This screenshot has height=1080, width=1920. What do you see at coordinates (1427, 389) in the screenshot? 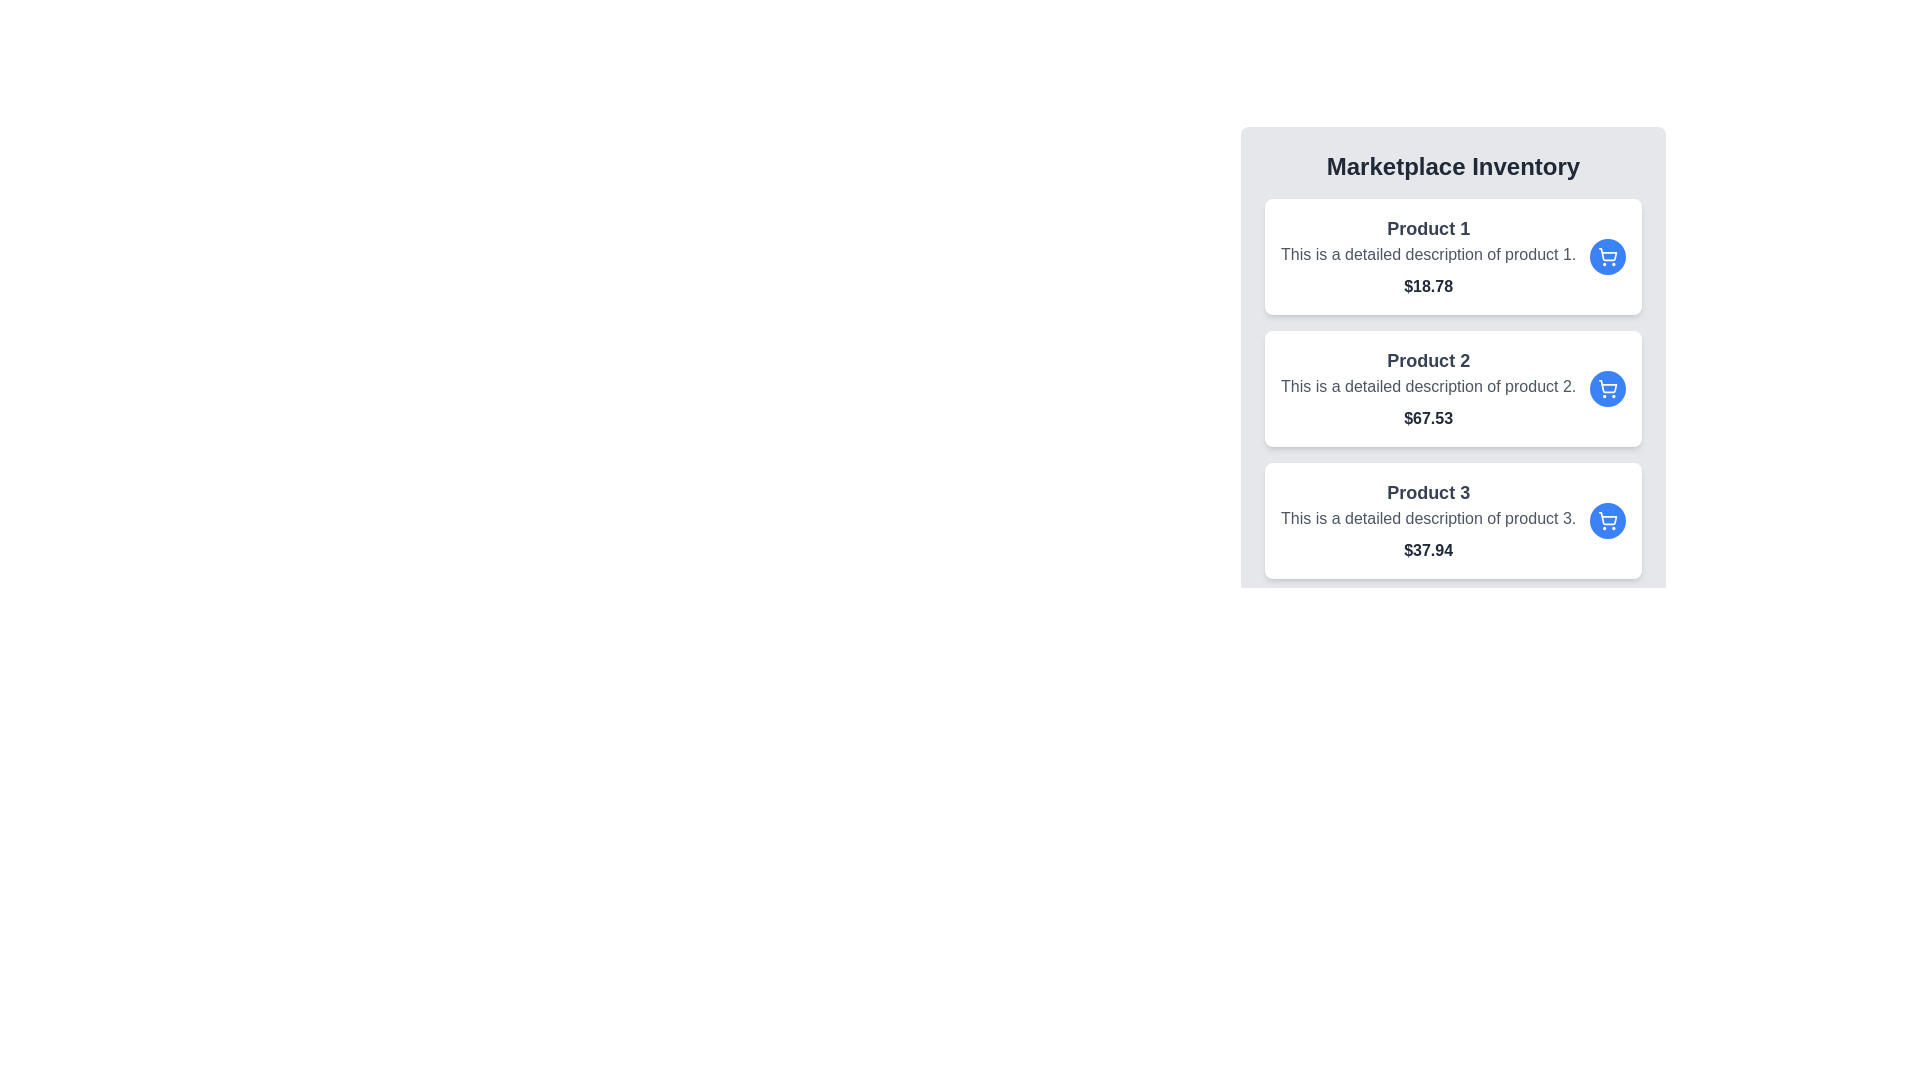
I see `textual information displayed in the 'Product 2' text display element, which includes the heading, description, and price` at bounding box center [1427, 389].